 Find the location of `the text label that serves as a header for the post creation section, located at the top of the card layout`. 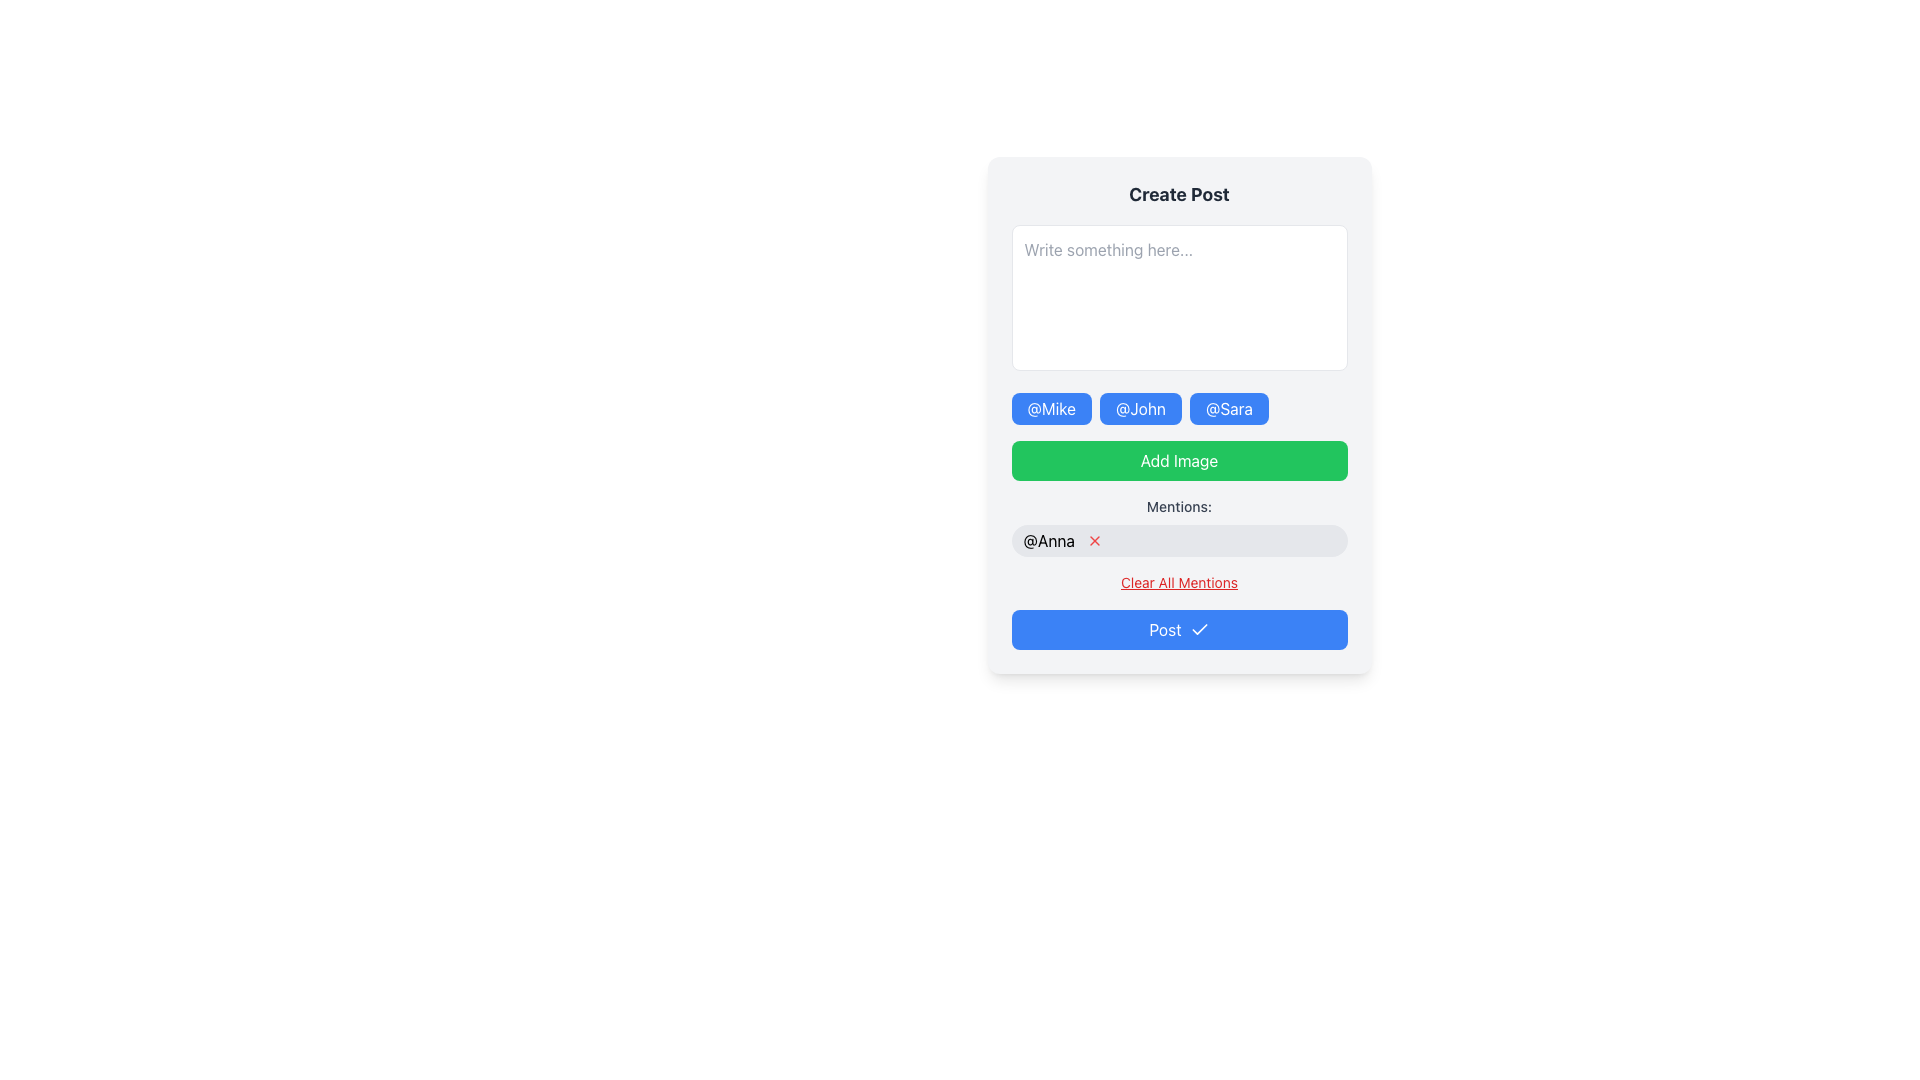

the text label that serves as a header for the post creation section, located at the top of the card layout is located at coordinates (1179, 195).